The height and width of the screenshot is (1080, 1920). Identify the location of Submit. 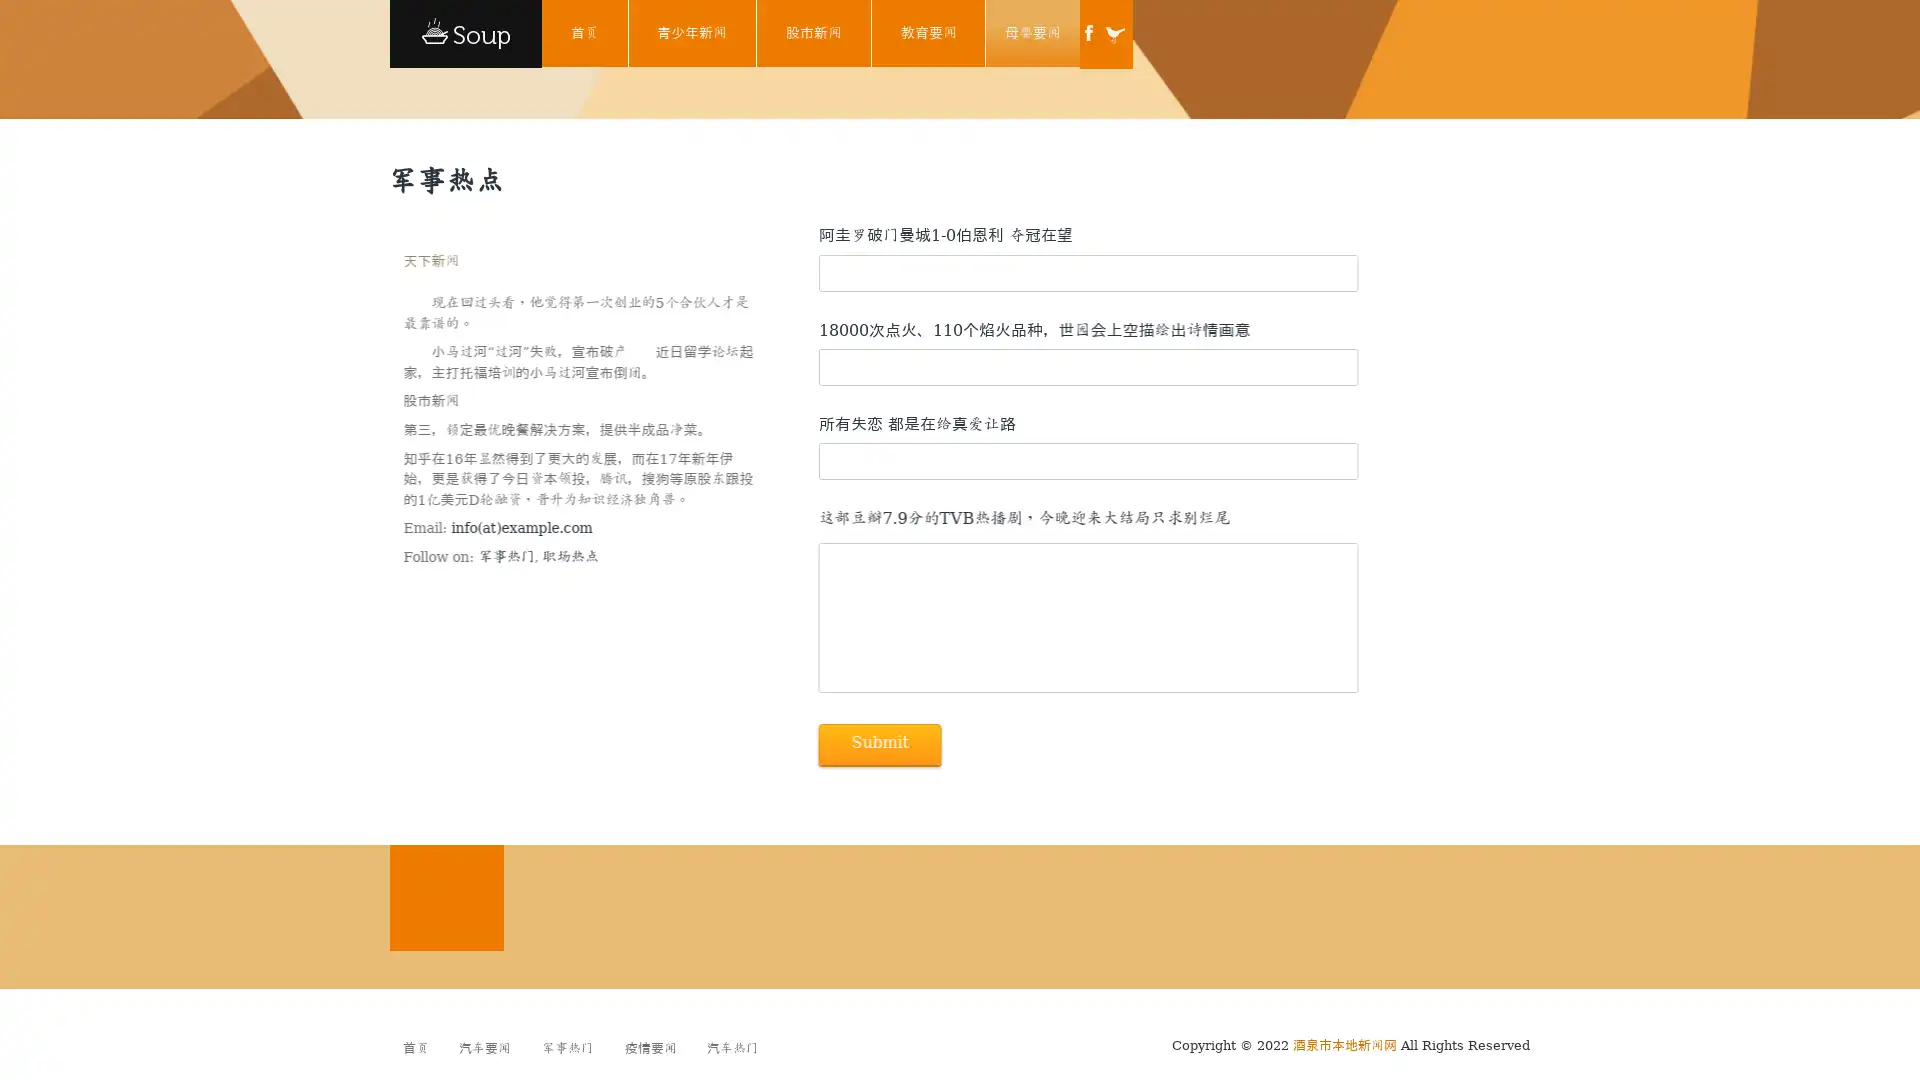
(878, 744).